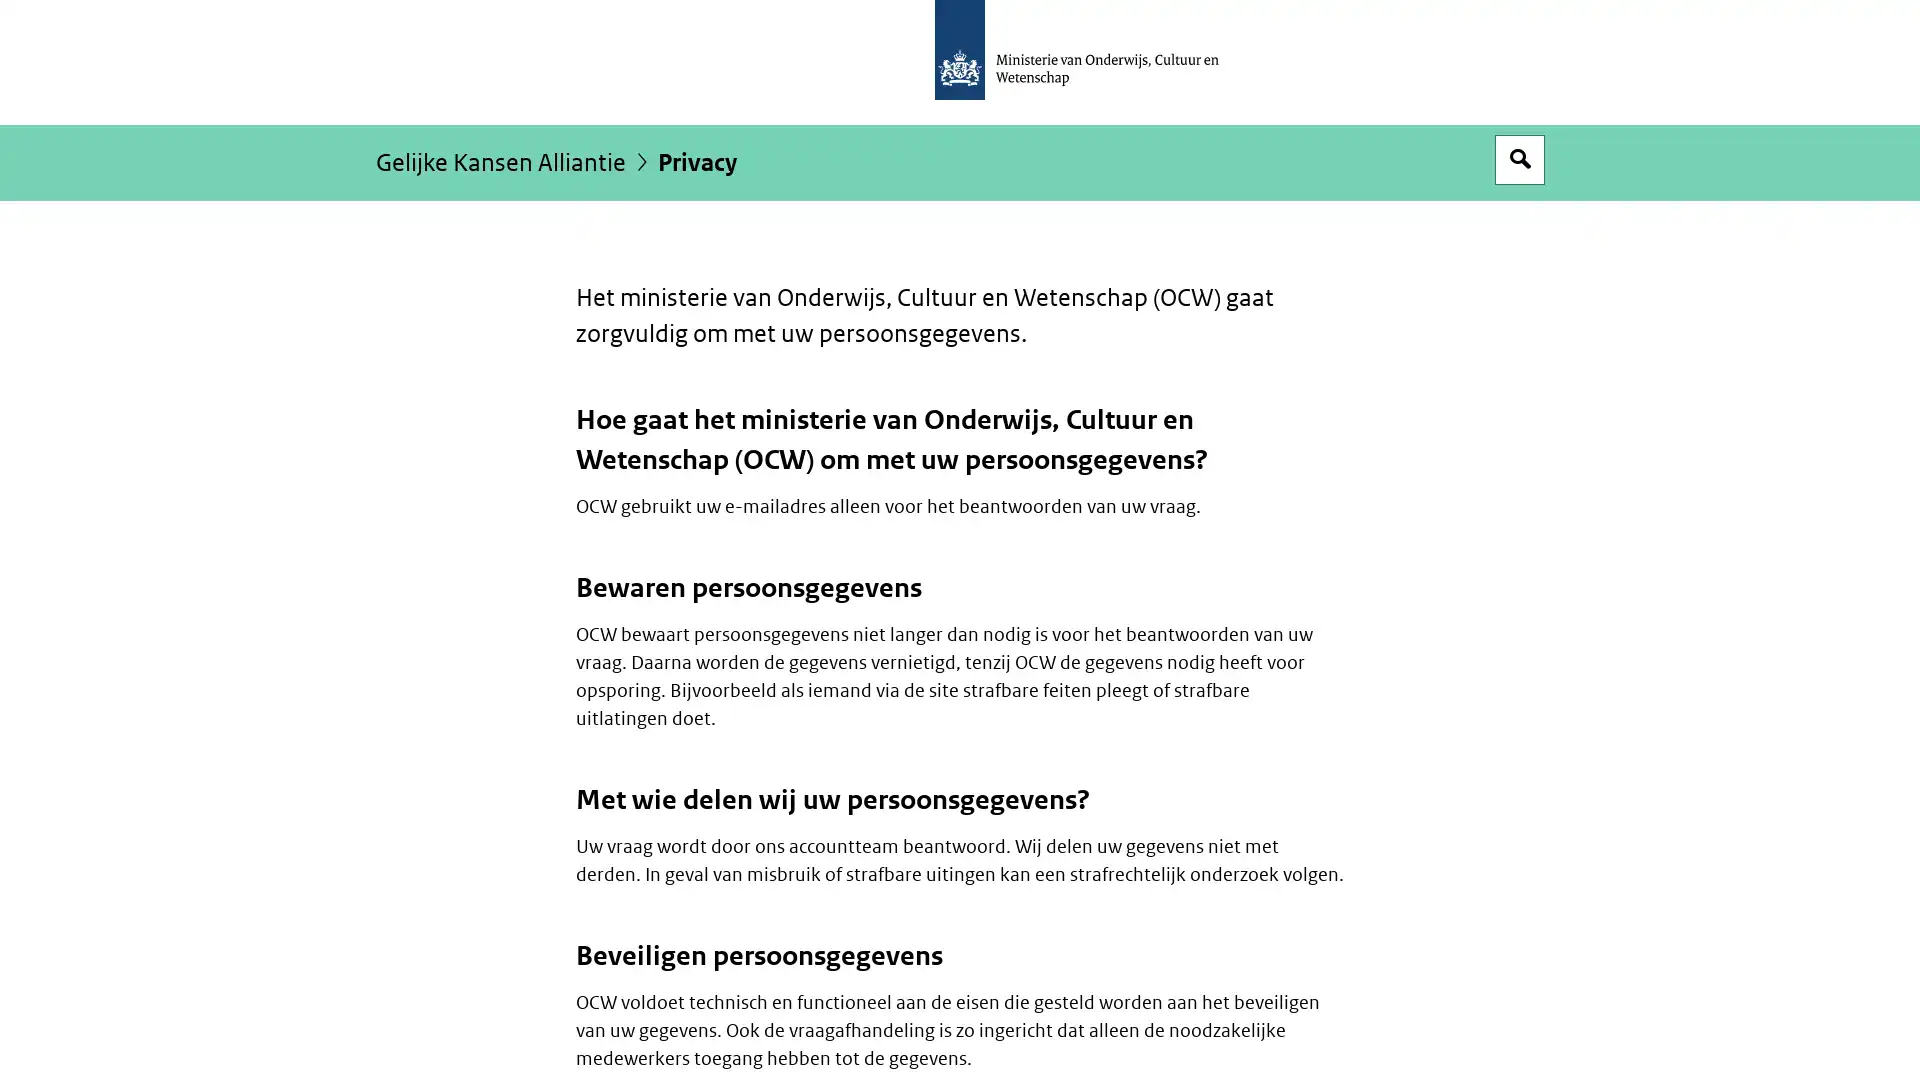 This screenshot has height=1080, width=1920. Describe the element at coordinates (1520, 158) in the screenshot. I see `Open zoekveld` at that location.